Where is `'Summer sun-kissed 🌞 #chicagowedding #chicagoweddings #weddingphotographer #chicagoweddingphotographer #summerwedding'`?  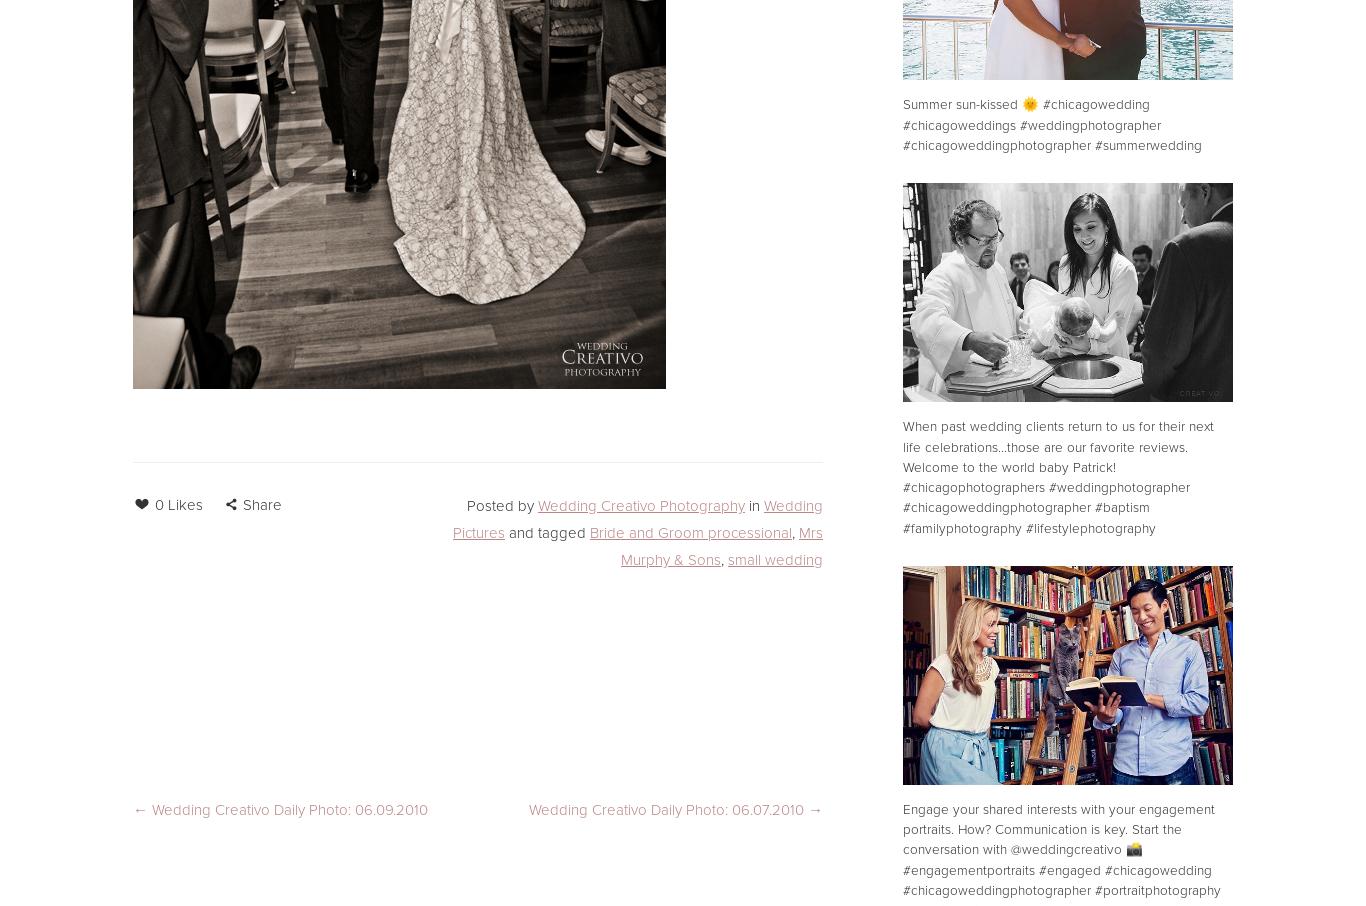
'Summer sun-kissed 🌞 #chicagowedding #chicagoweddings #weddingphotographer #chicagoweddingphotographer #summerwedding' is located at coordinates (1050, 123).